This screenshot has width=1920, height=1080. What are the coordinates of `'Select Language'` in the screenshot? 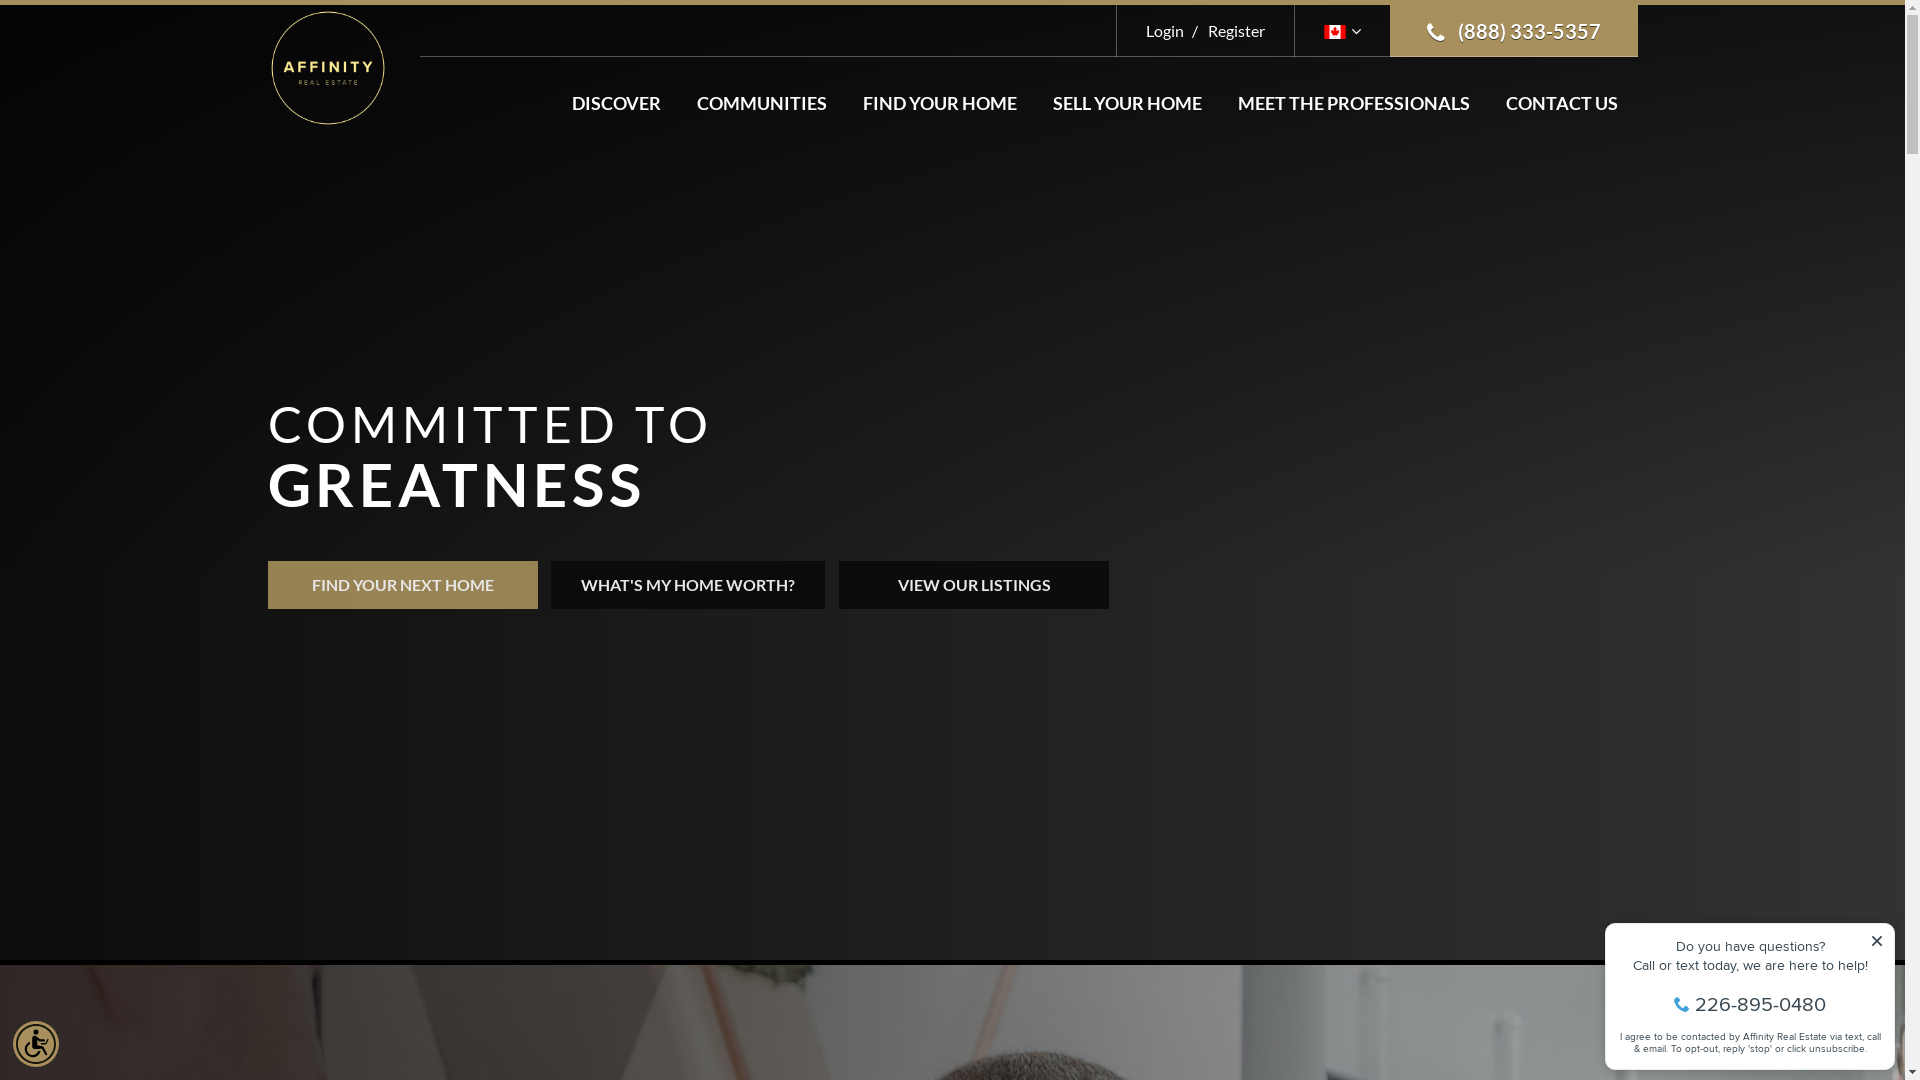 It's located at (1342, 30).